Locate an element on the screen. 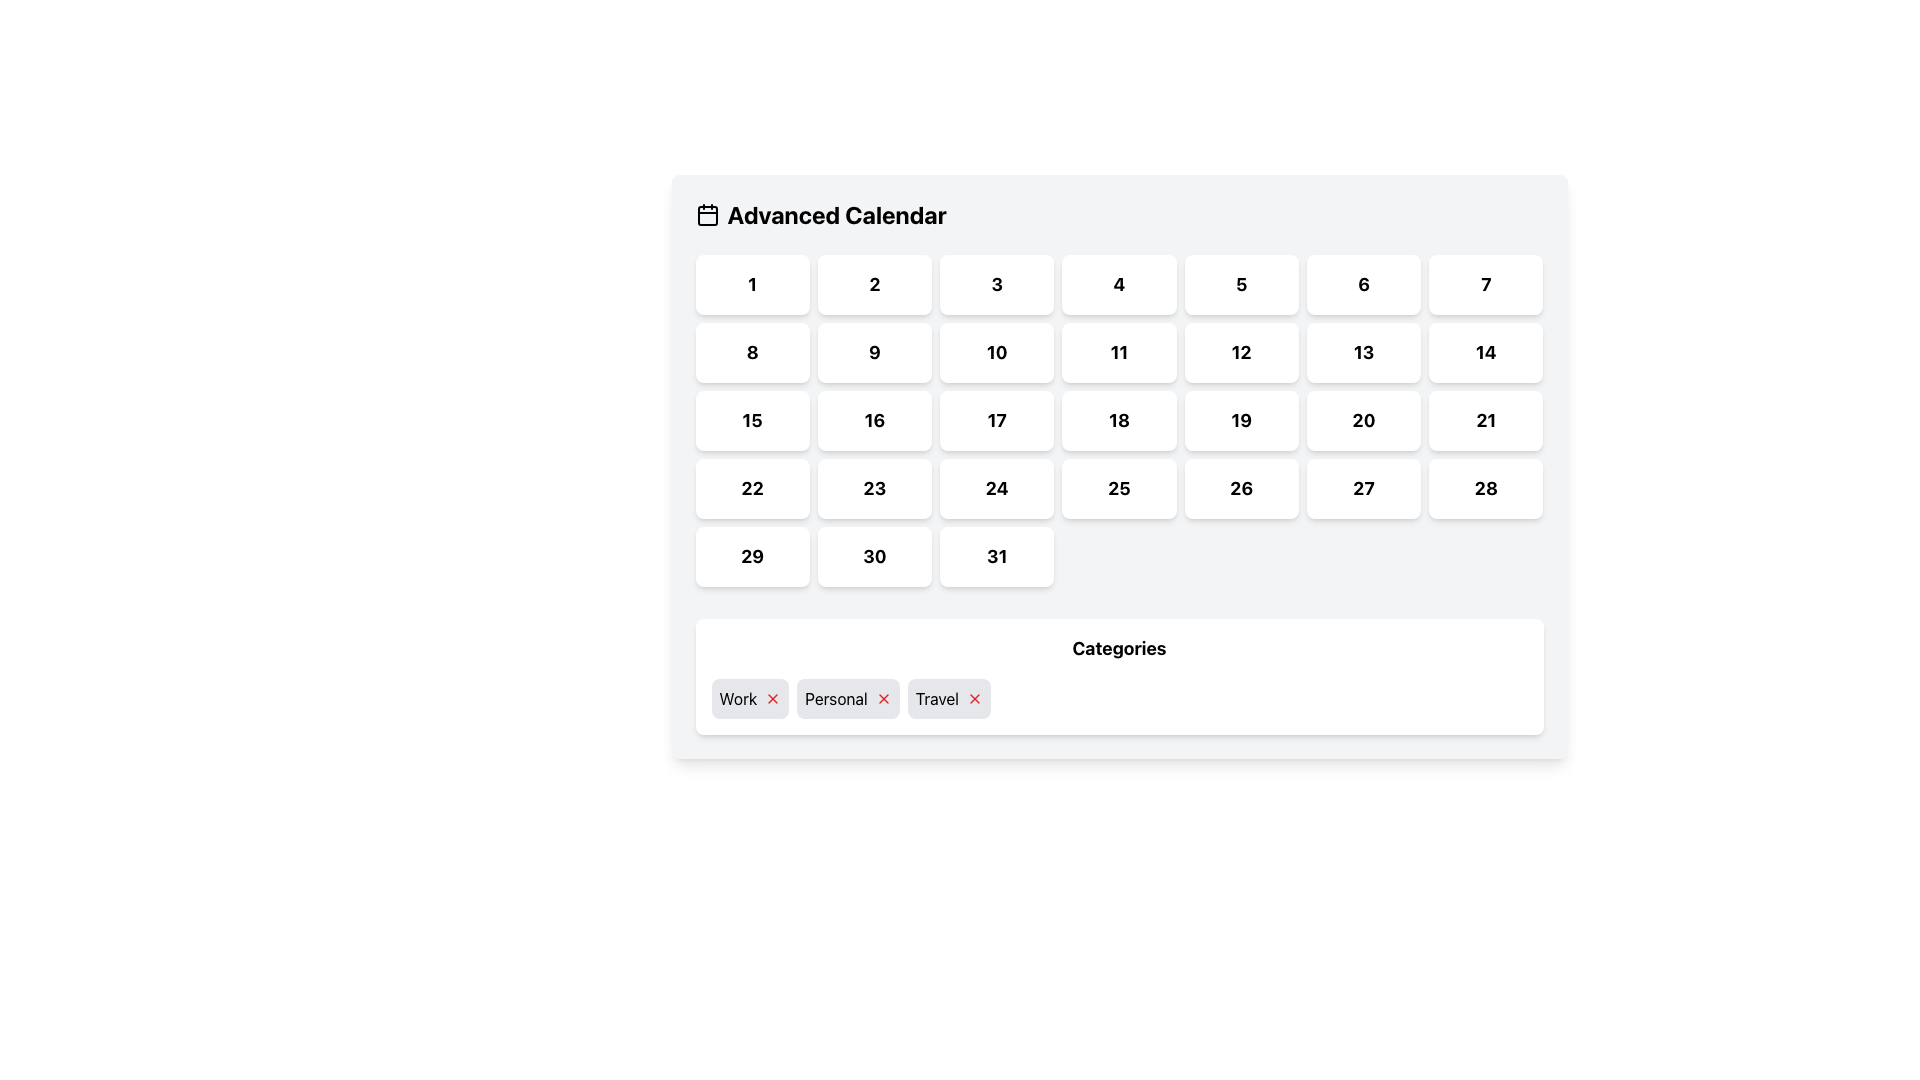 Image resolution: width=1920 pixels, height=1080 pixels. the button representing the fourteenth day of the month in the calendar day selection grid is located at coordinates (1486, 352).